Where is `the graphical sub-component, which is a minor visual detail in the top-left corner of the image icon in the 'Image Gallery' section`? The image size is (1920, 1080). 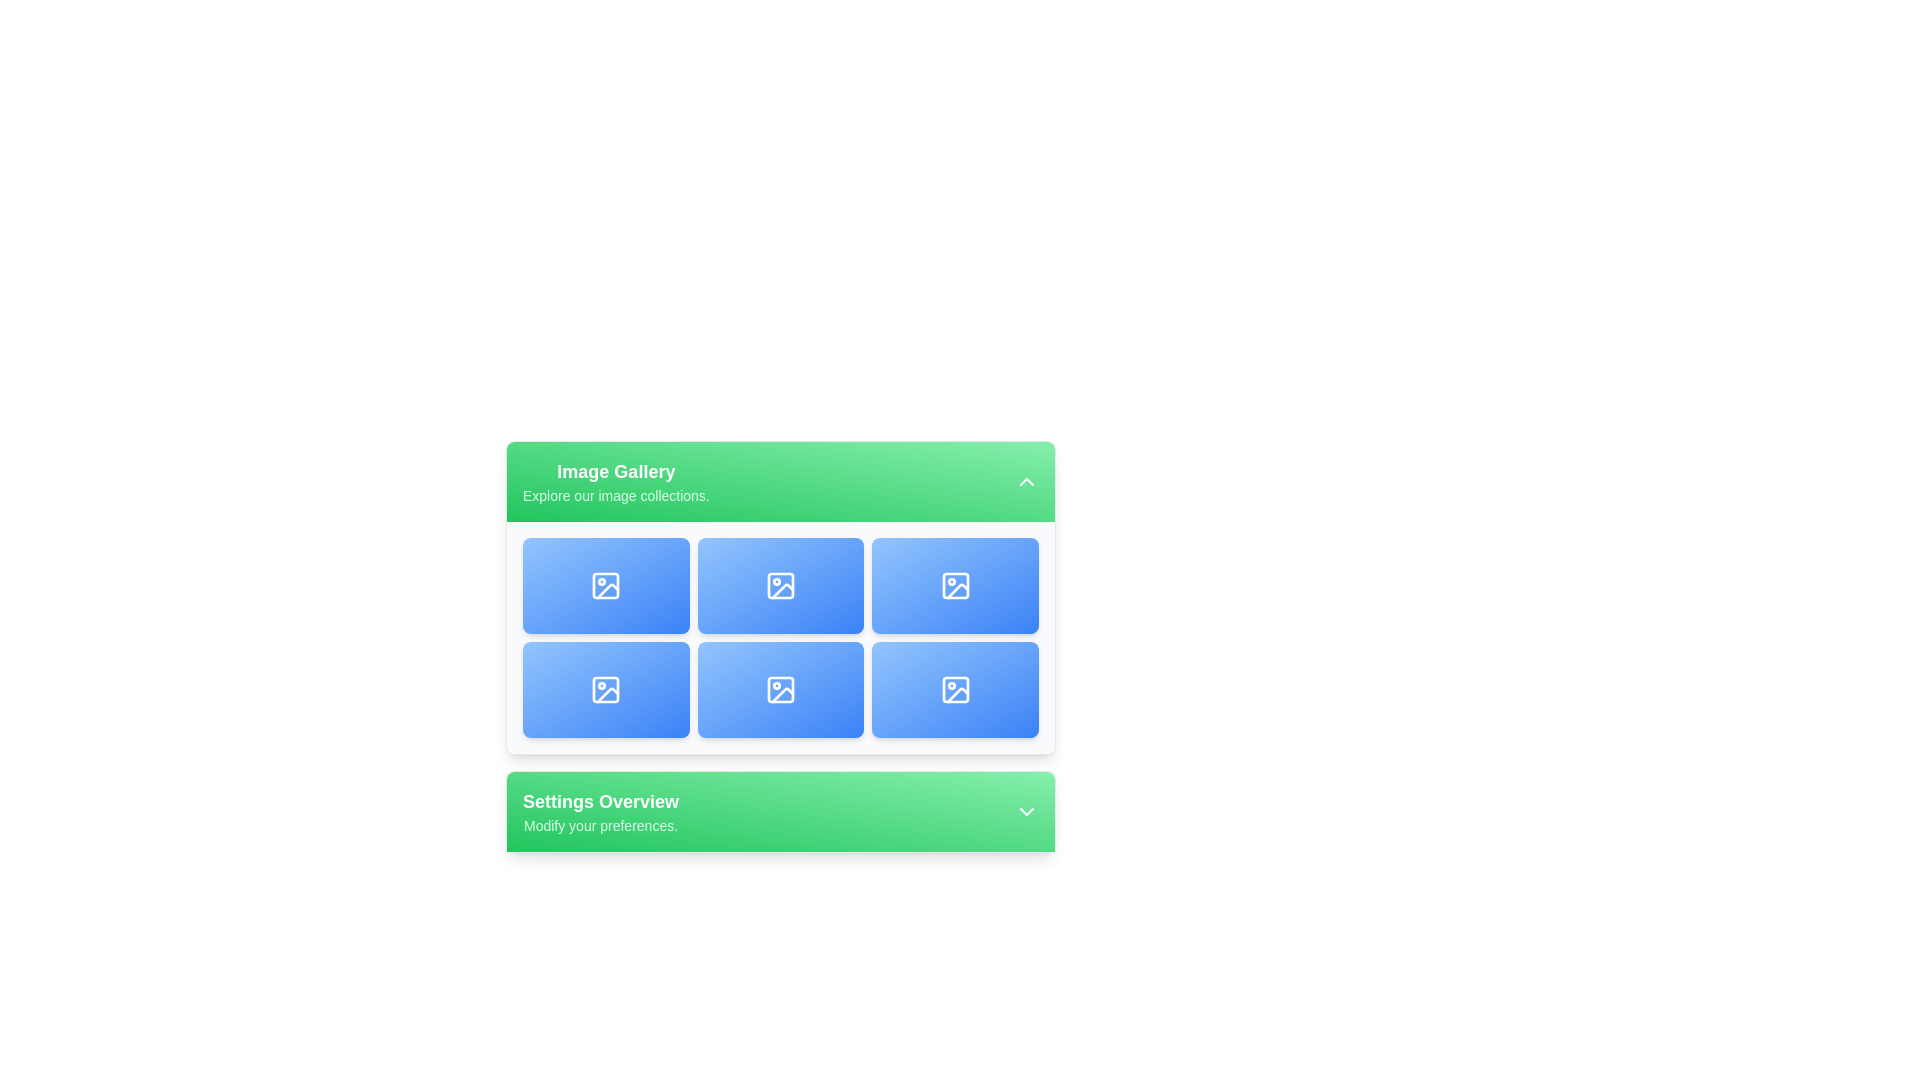 the graphical sub-component, which is a minor visual detail in the top-left corner of the image icon in the 'Image Gallery' section is located at coordinates (954, 585).